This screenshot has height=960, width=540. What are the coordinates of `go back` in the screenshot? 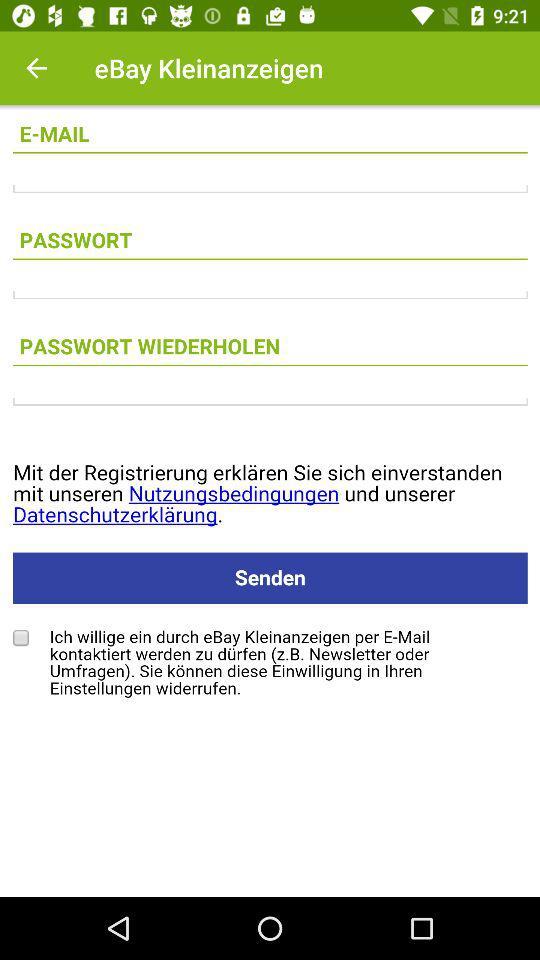 It's located at (36, 68).